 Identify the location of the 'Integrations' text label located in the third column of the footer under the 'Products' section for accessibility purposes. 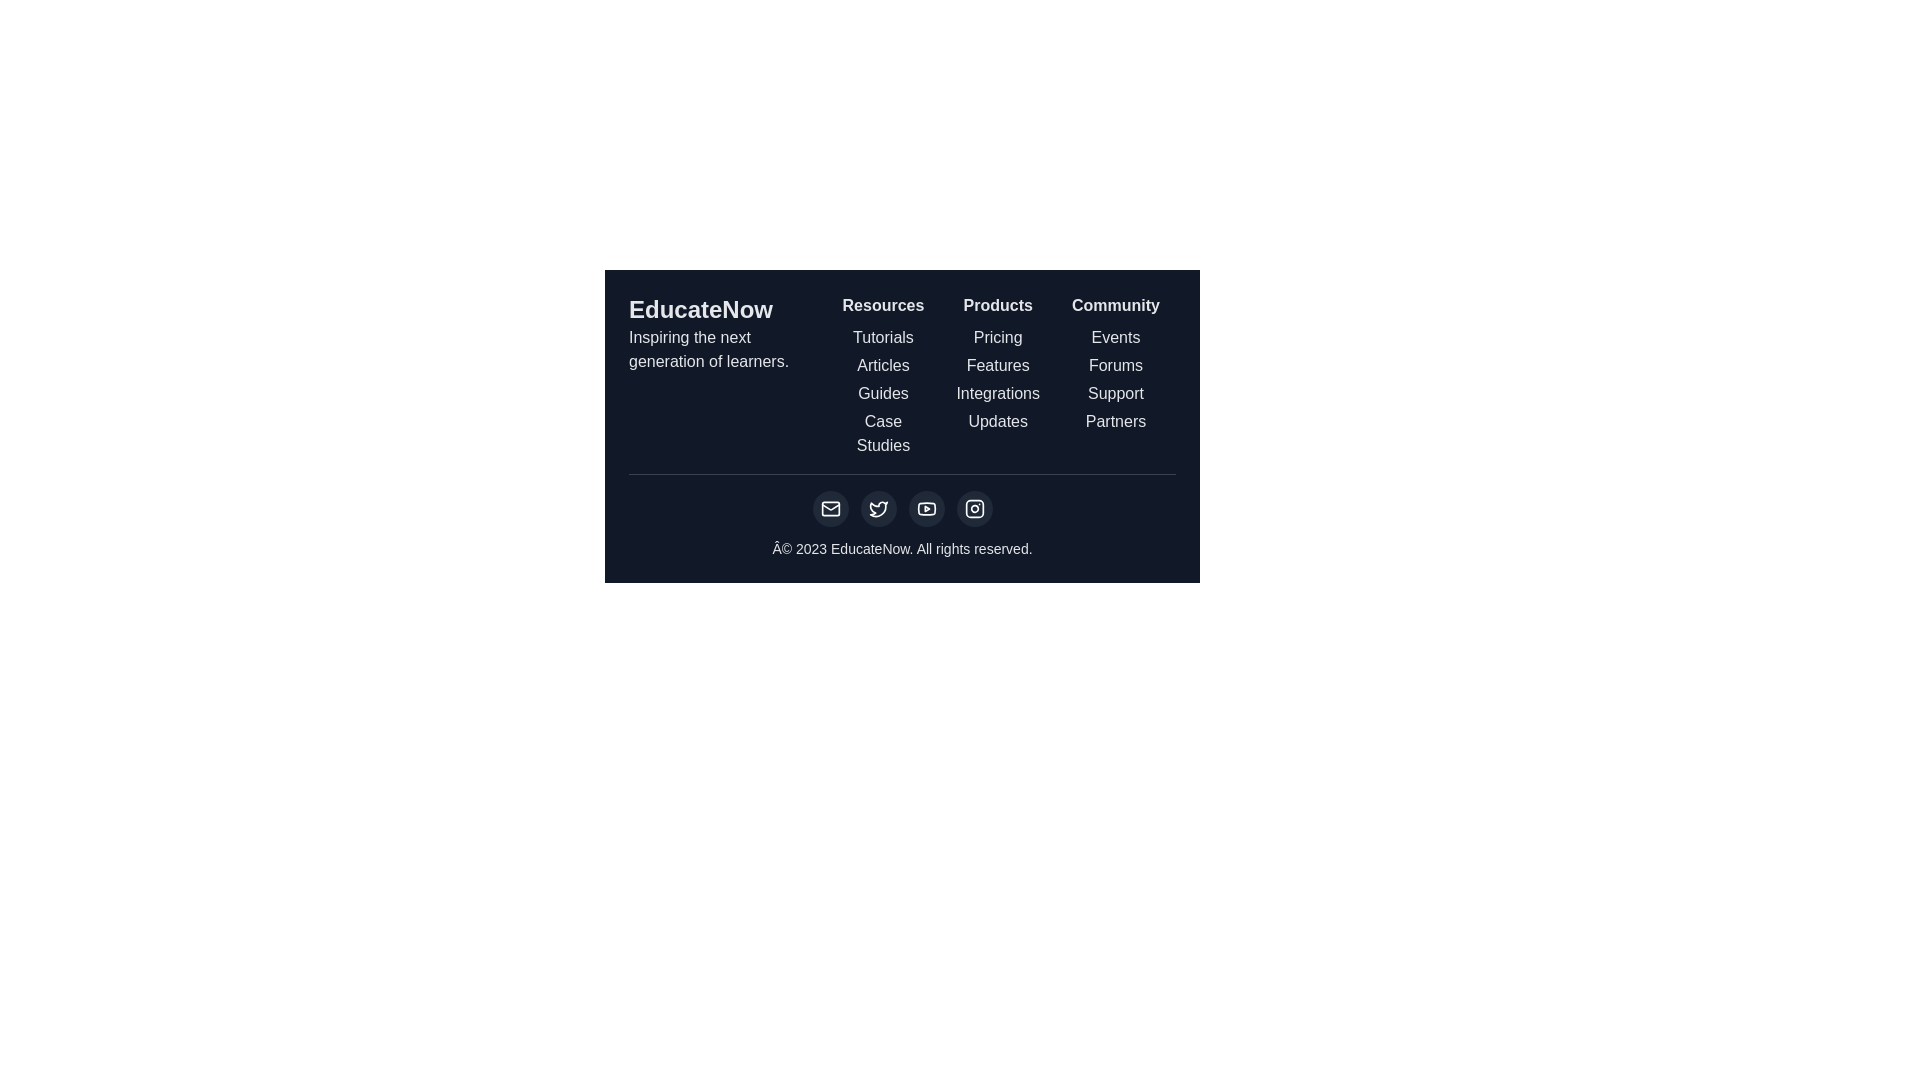
(998, 393).